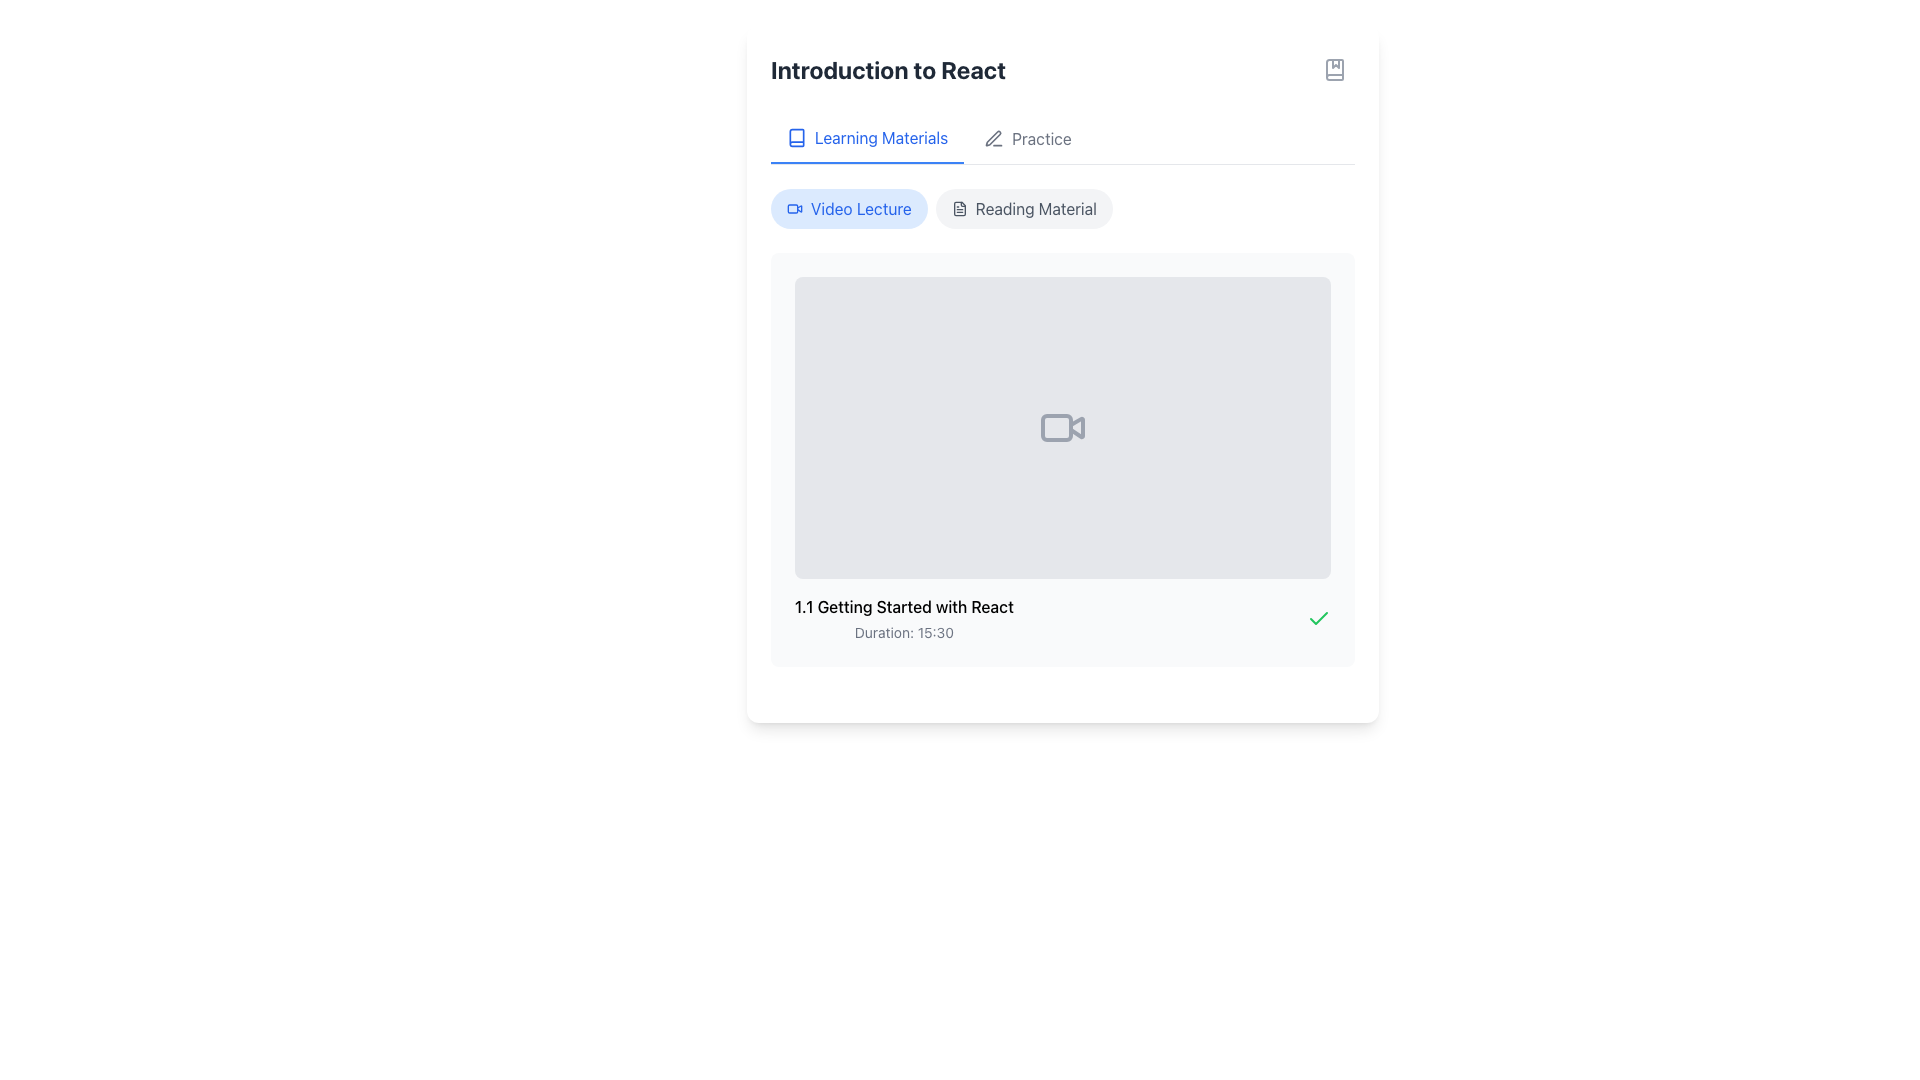 This screenshot has height=1080, width=1920. Describe the element at coordinates (903, 617) in the screenshot. I see `the informative text block displaying the title and duration of the video lecture located below the video thumbnail in the 'Introduction to React' section` at that location.